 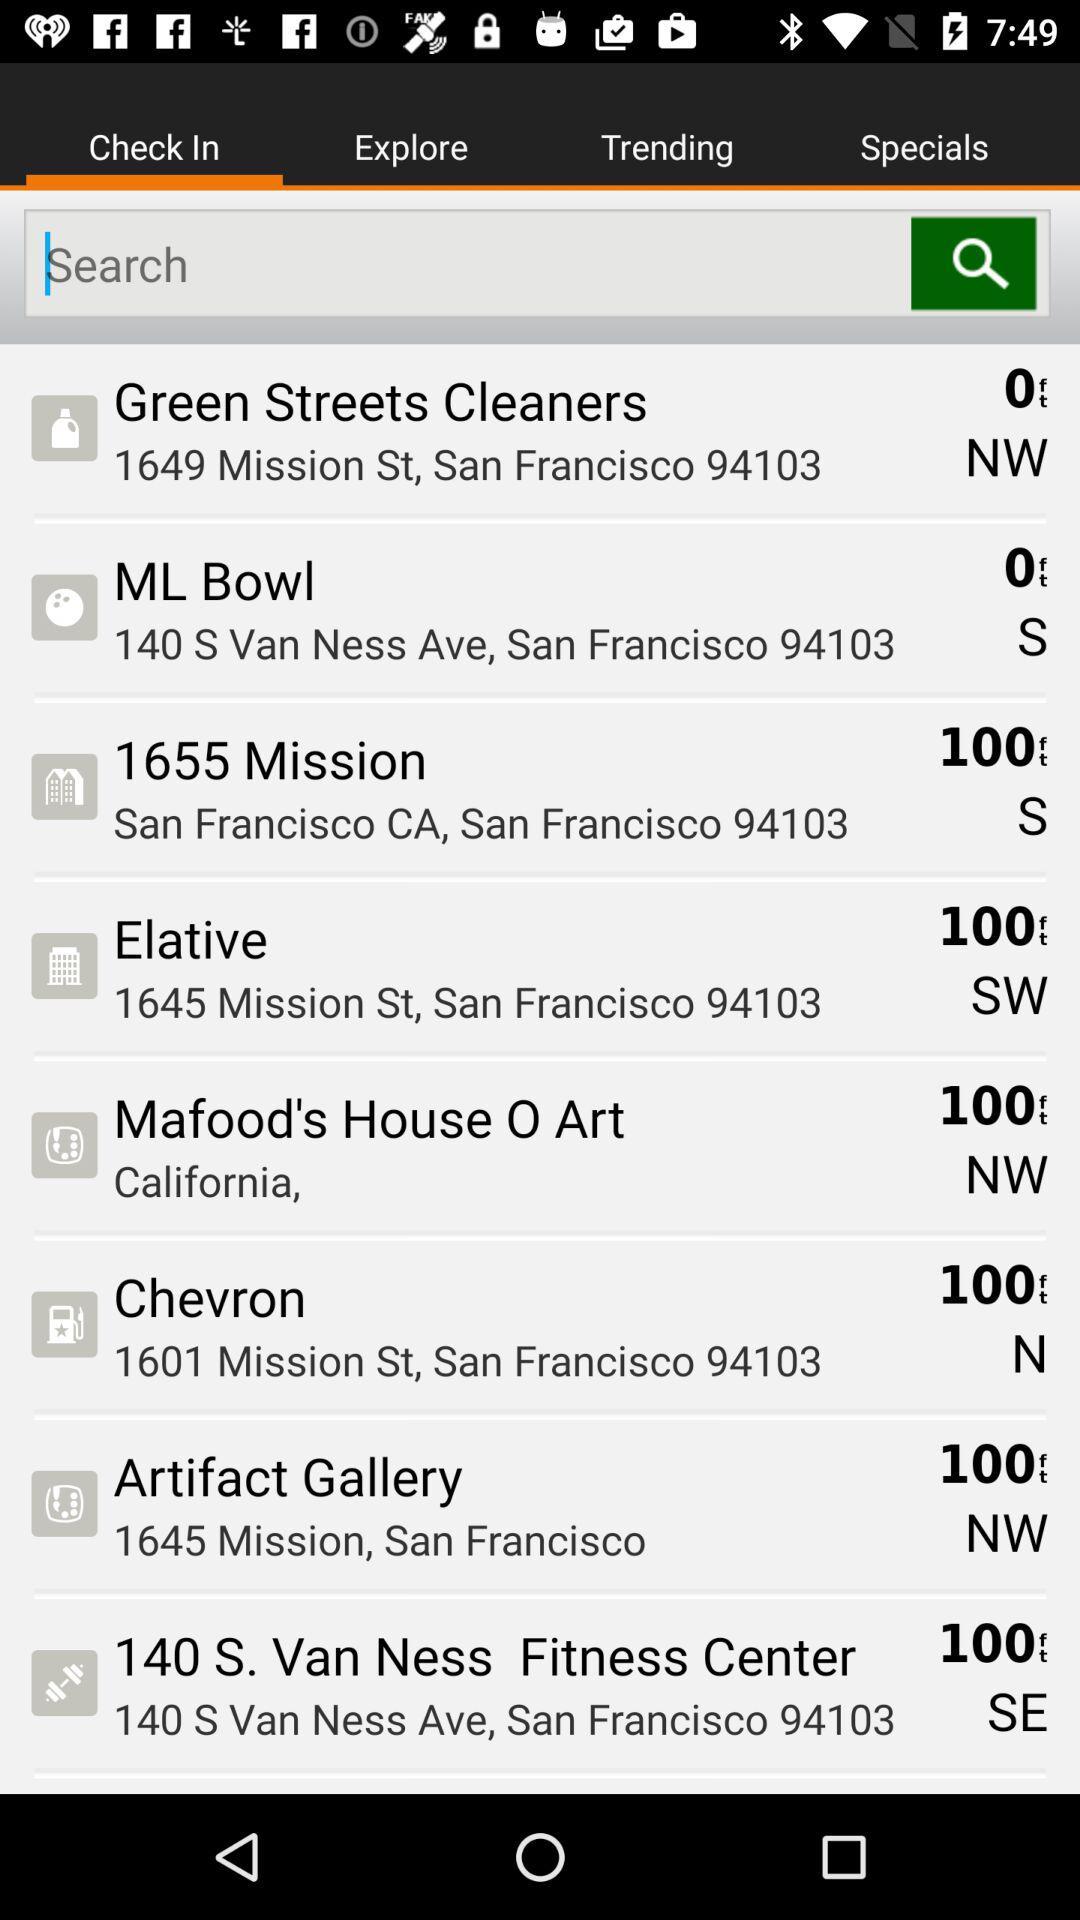 What do you see at coordinates (531, 400) in the screenshot?
I see `the item above 1649 mission st` at bounding box center [531, 400].